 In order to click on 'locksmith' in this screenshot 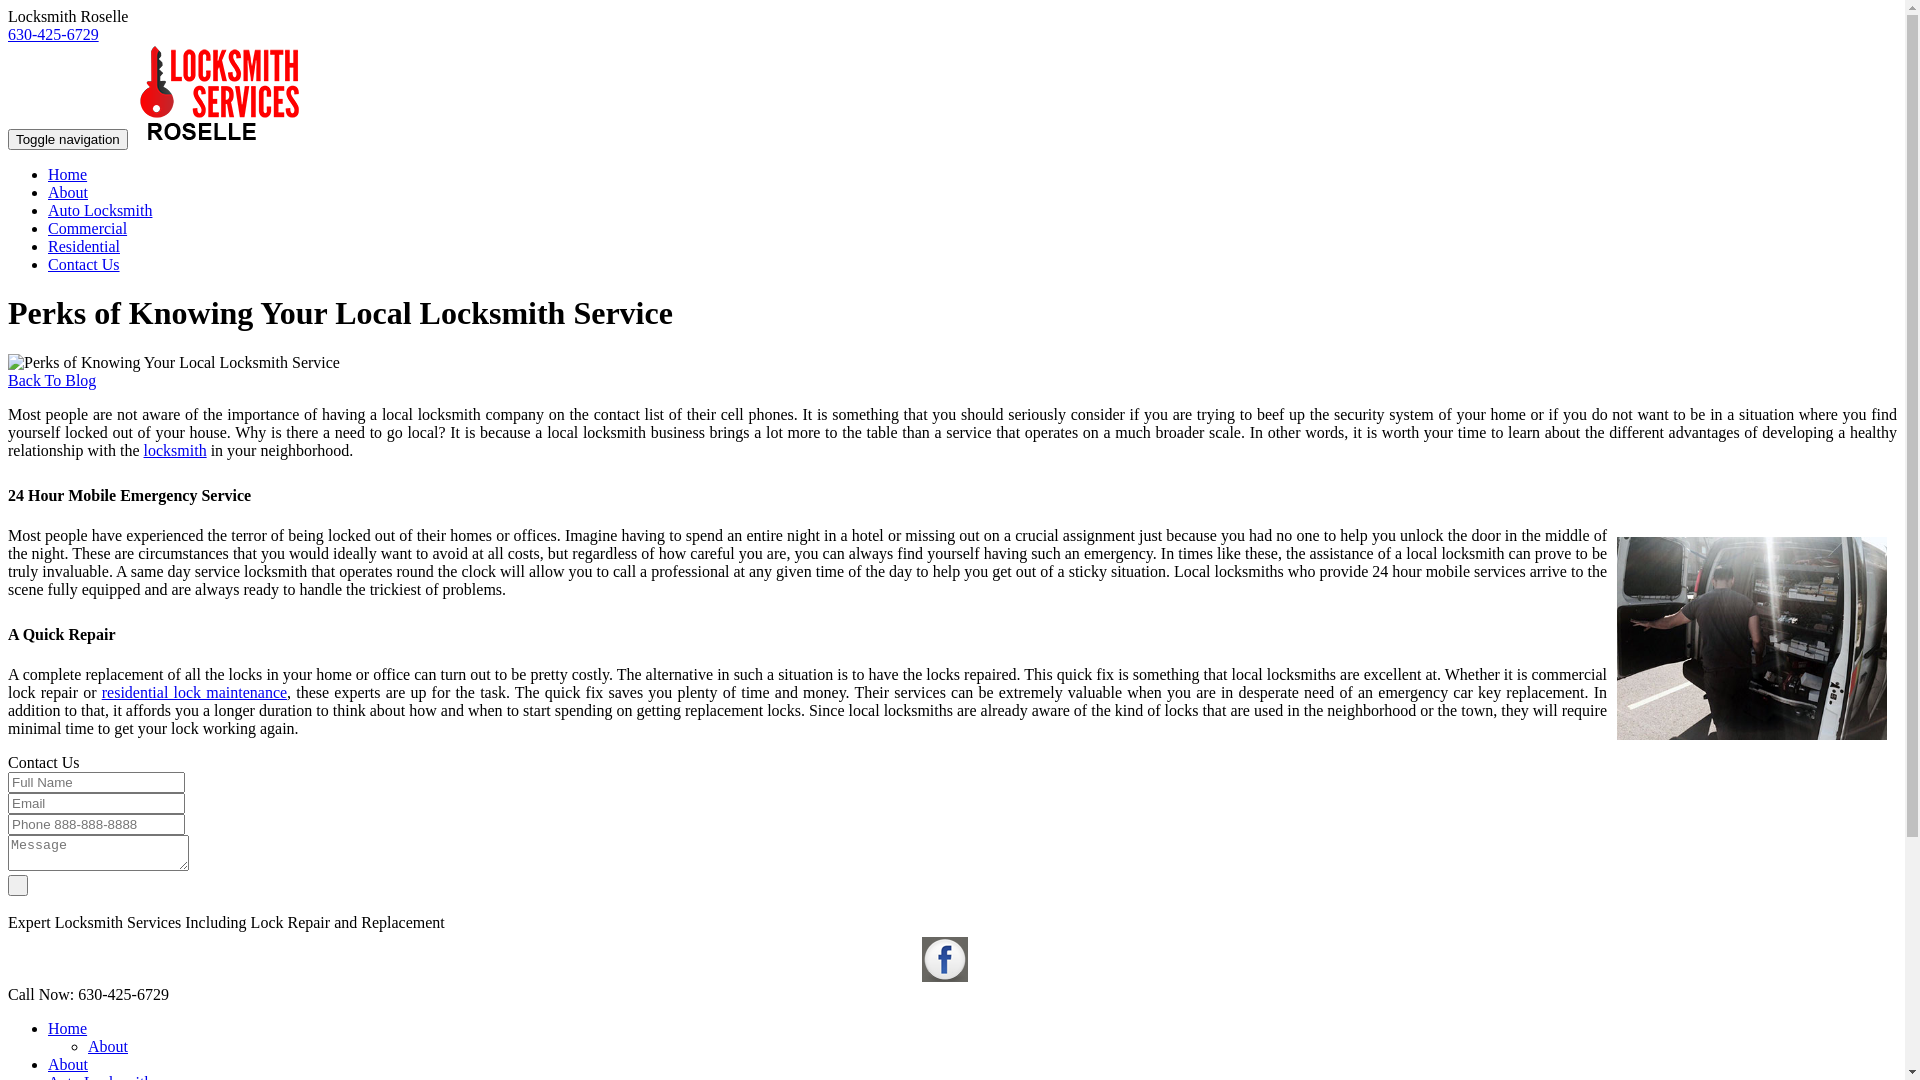, I will do `click(175, 450)`.